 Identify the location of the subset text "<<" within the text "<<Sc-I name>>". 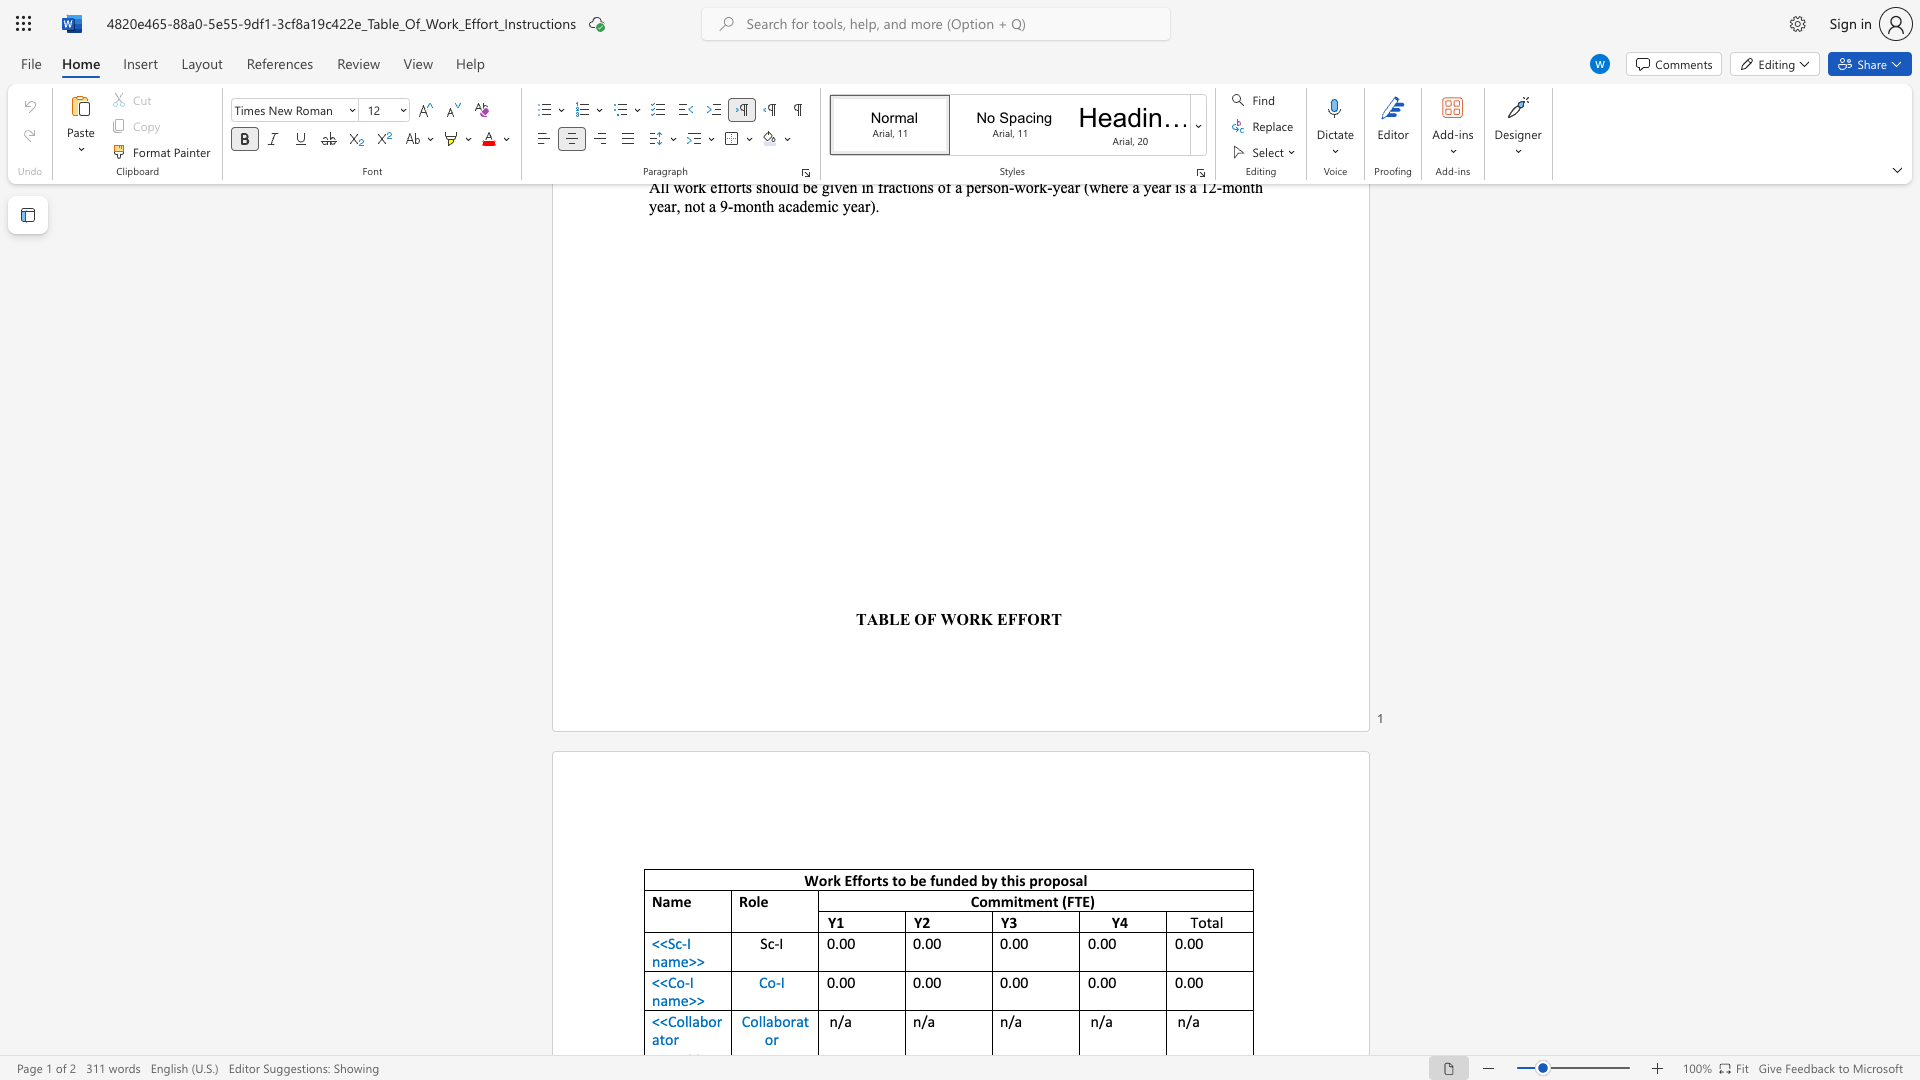
(652, 943).